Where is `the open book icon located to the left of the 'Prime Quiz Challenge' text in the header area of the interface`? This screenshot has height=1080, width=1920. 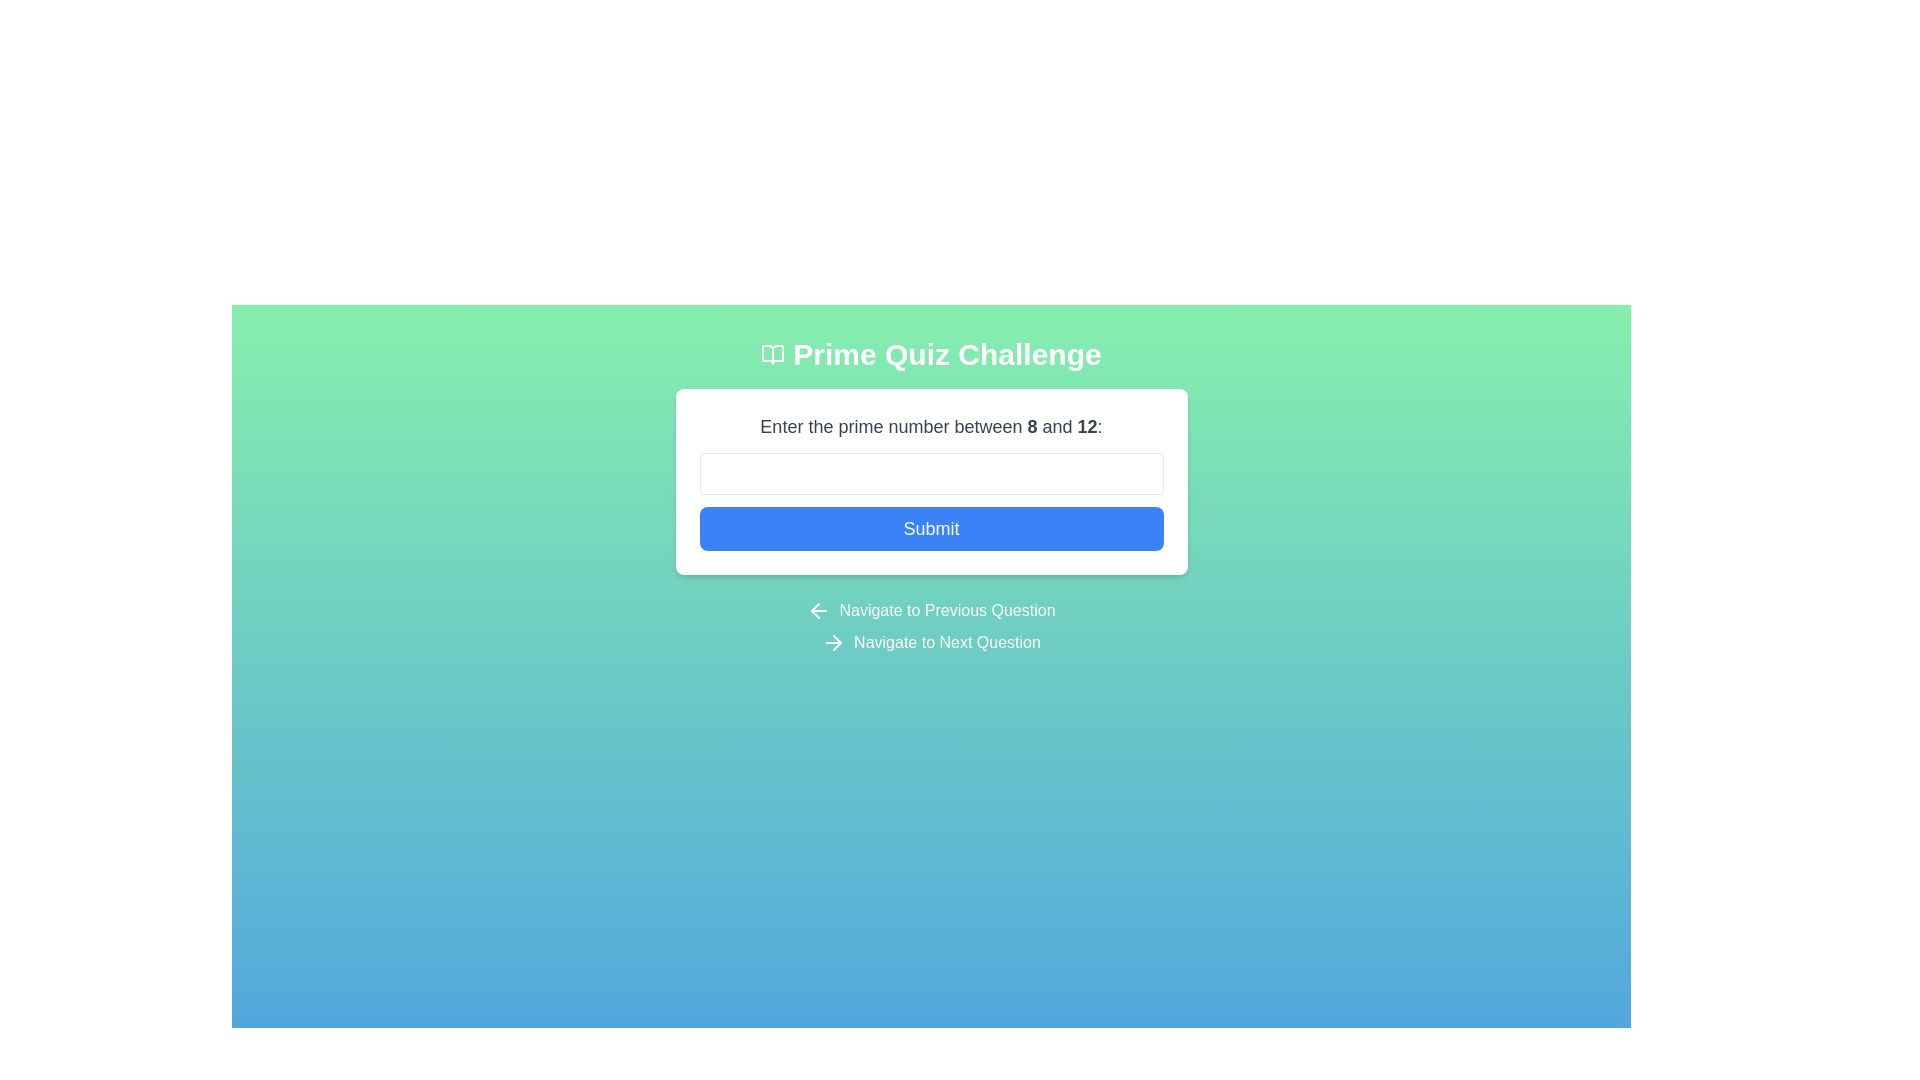 the open book icon located to the left of the 'Prime Quiz Challenge' text in the header area of the interface is located at coordinates (772, 353).